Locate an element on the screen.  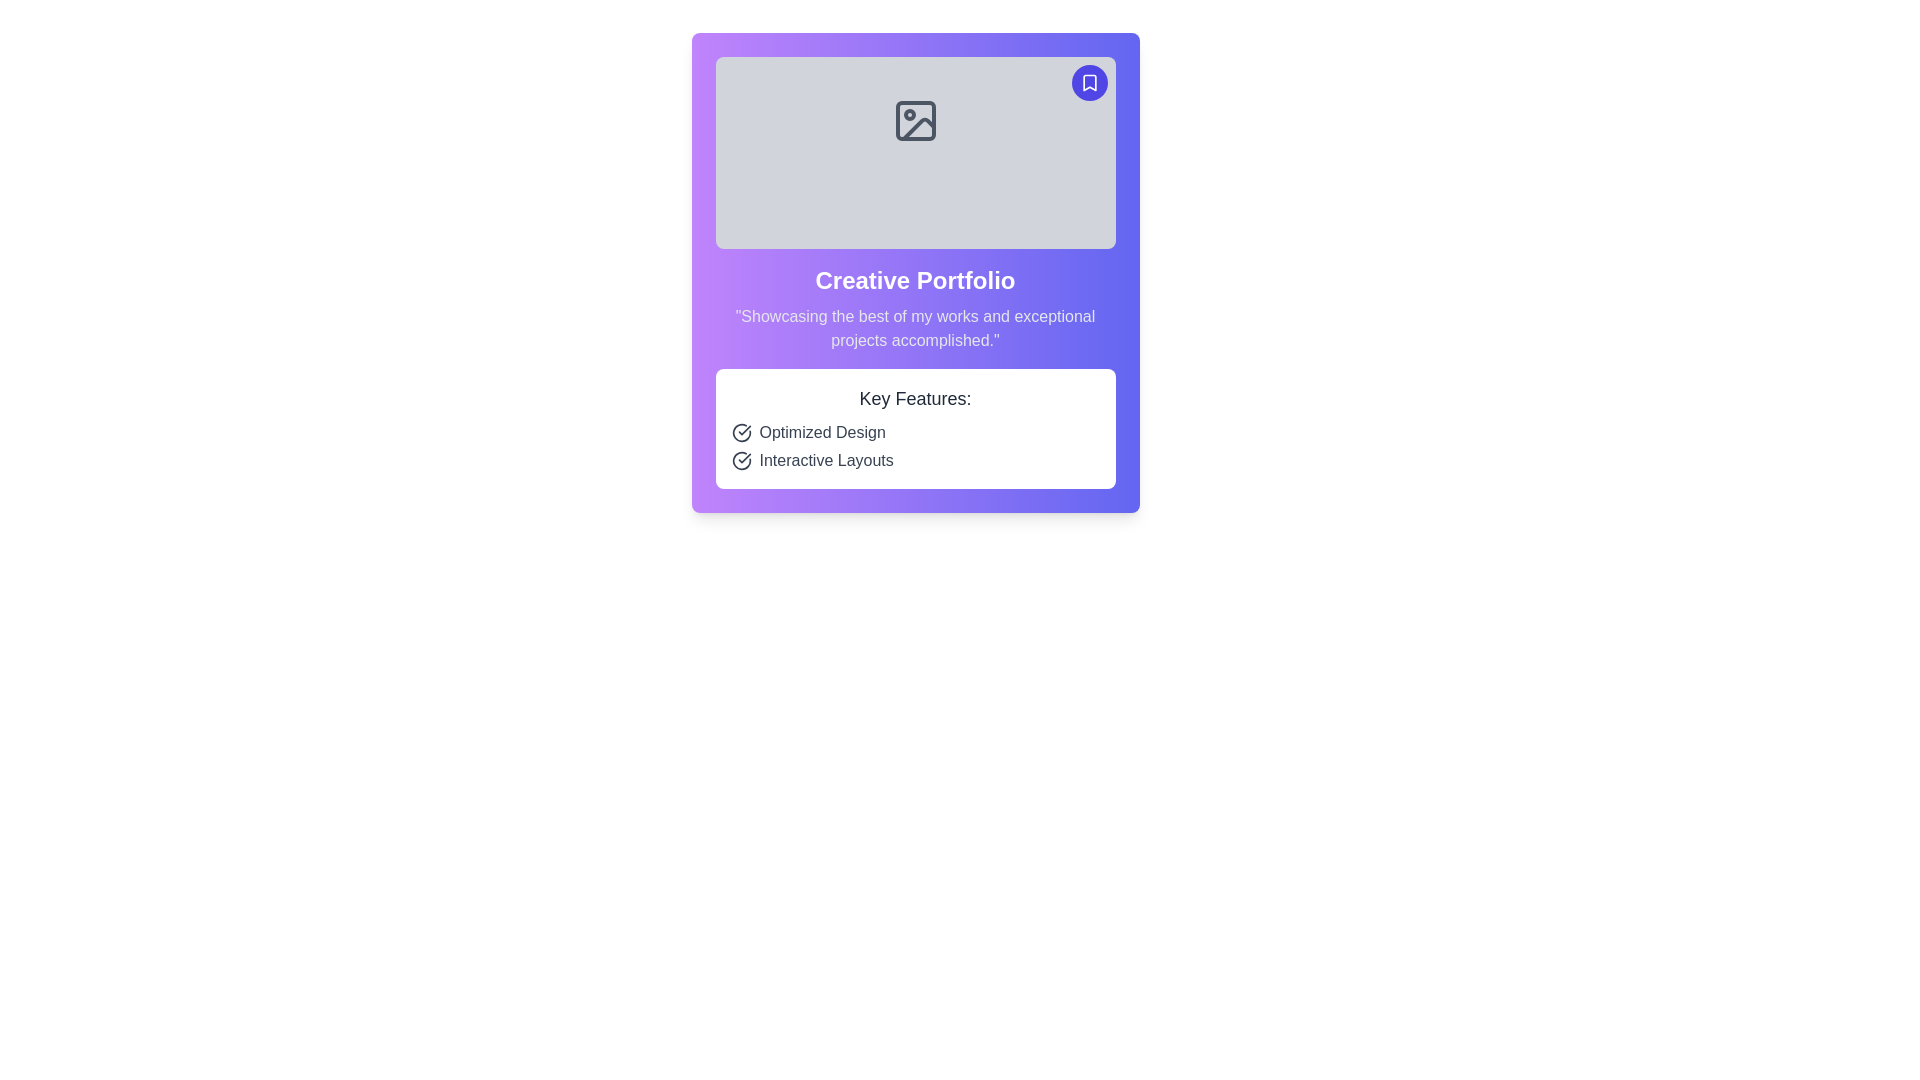
the stylized bookmark icon located in the upper-right corner of the blue rectangular section within the card highlighting the 'Creative Portfolio' title is located at coordinates (1088, 82).